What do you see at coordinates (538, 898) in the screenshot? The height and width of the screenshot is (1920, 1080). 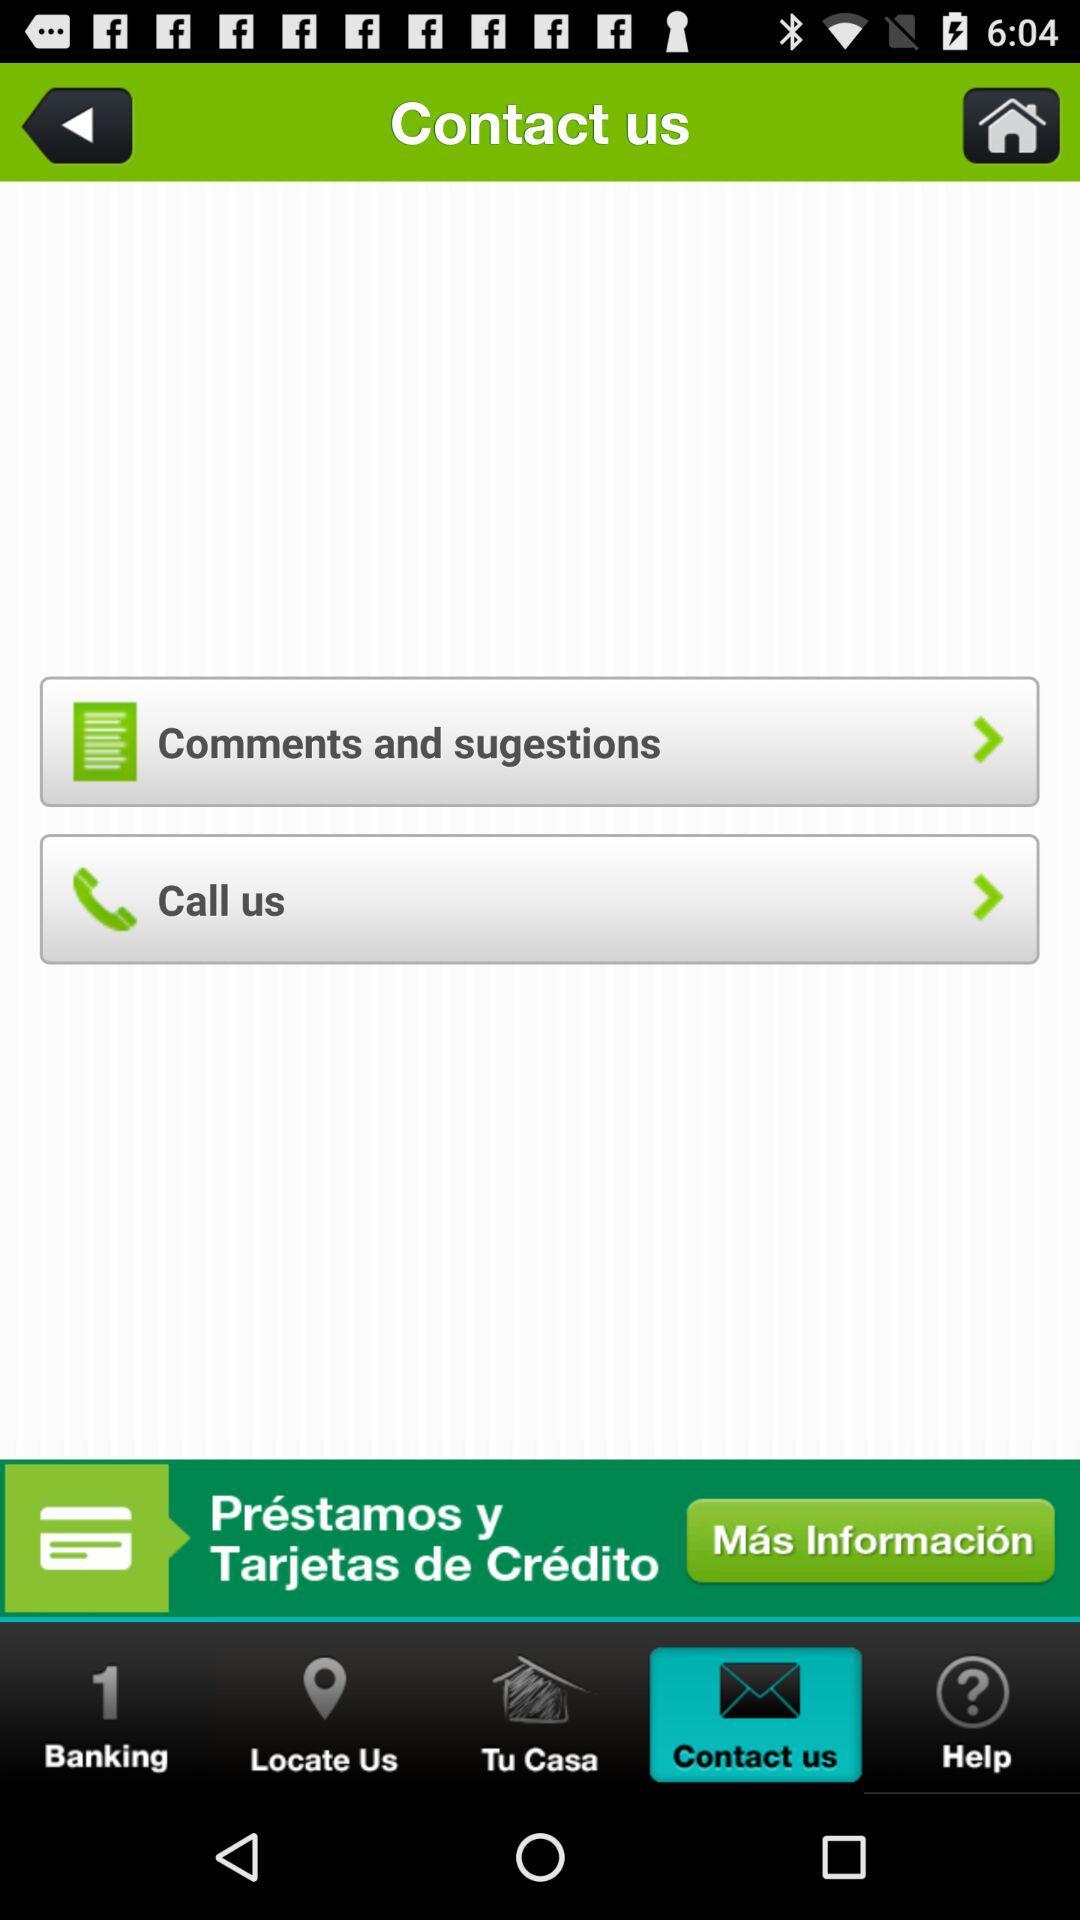 I see `the call us` at bounding box center [538, 898].